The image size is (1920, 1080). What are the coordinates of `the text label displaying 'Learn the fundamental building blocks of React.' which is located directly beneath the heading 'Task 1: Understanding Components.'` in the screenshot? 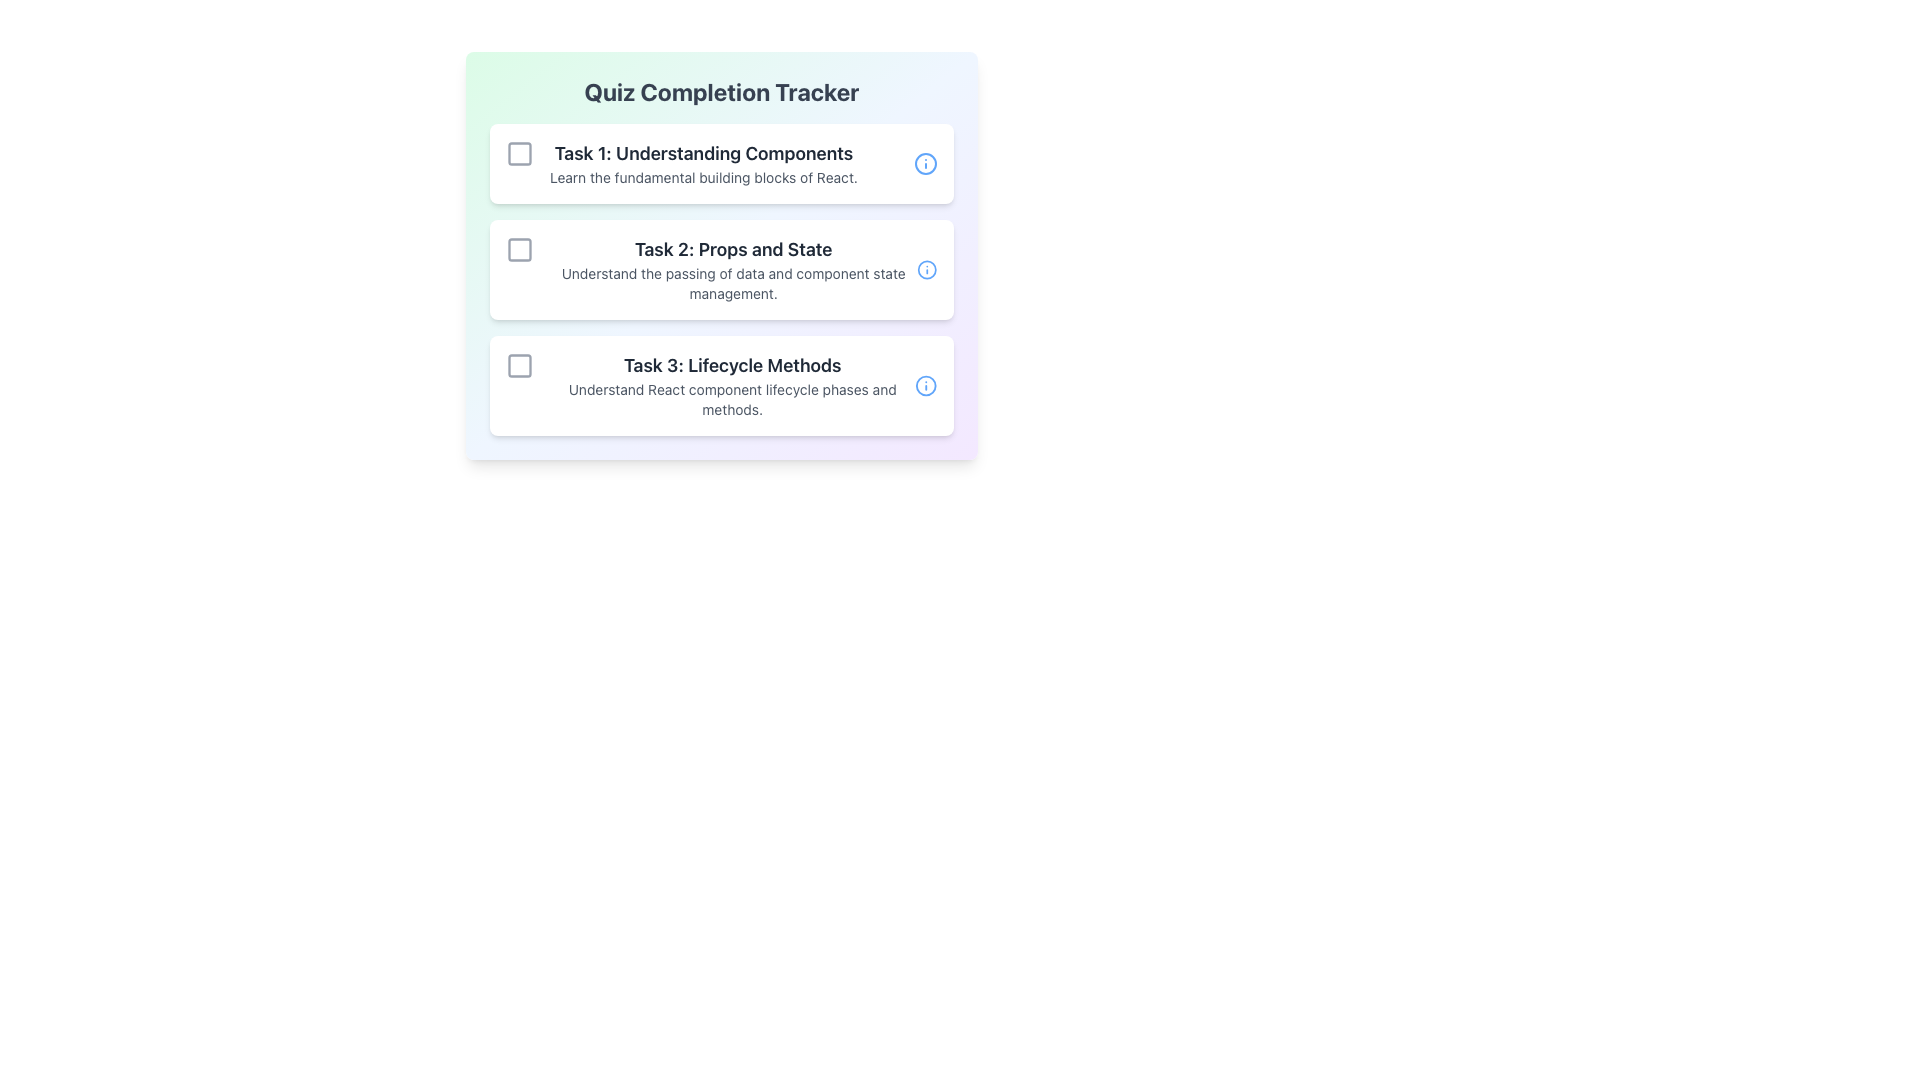 It's located at (703, 176).